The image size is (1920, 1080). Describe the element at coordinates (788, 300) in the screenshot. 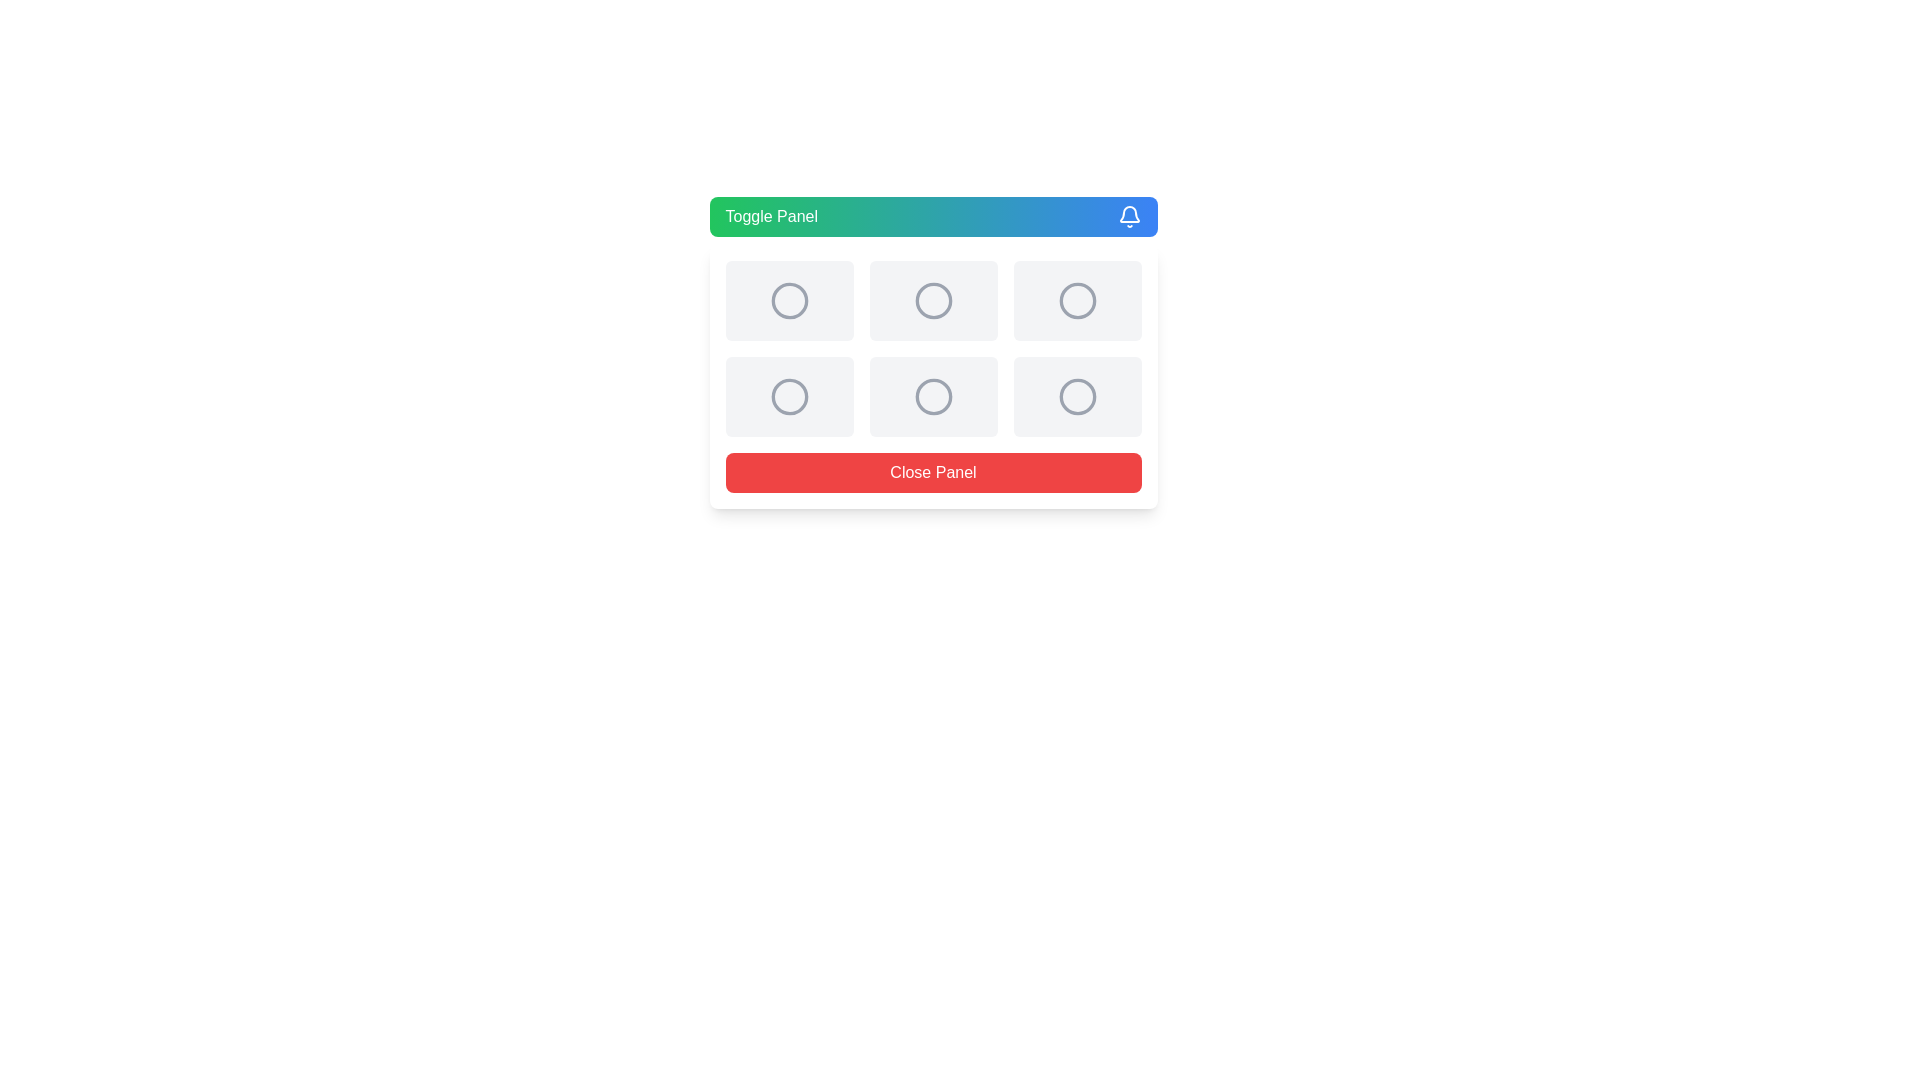

I see `the top-left circular icon` at that location.